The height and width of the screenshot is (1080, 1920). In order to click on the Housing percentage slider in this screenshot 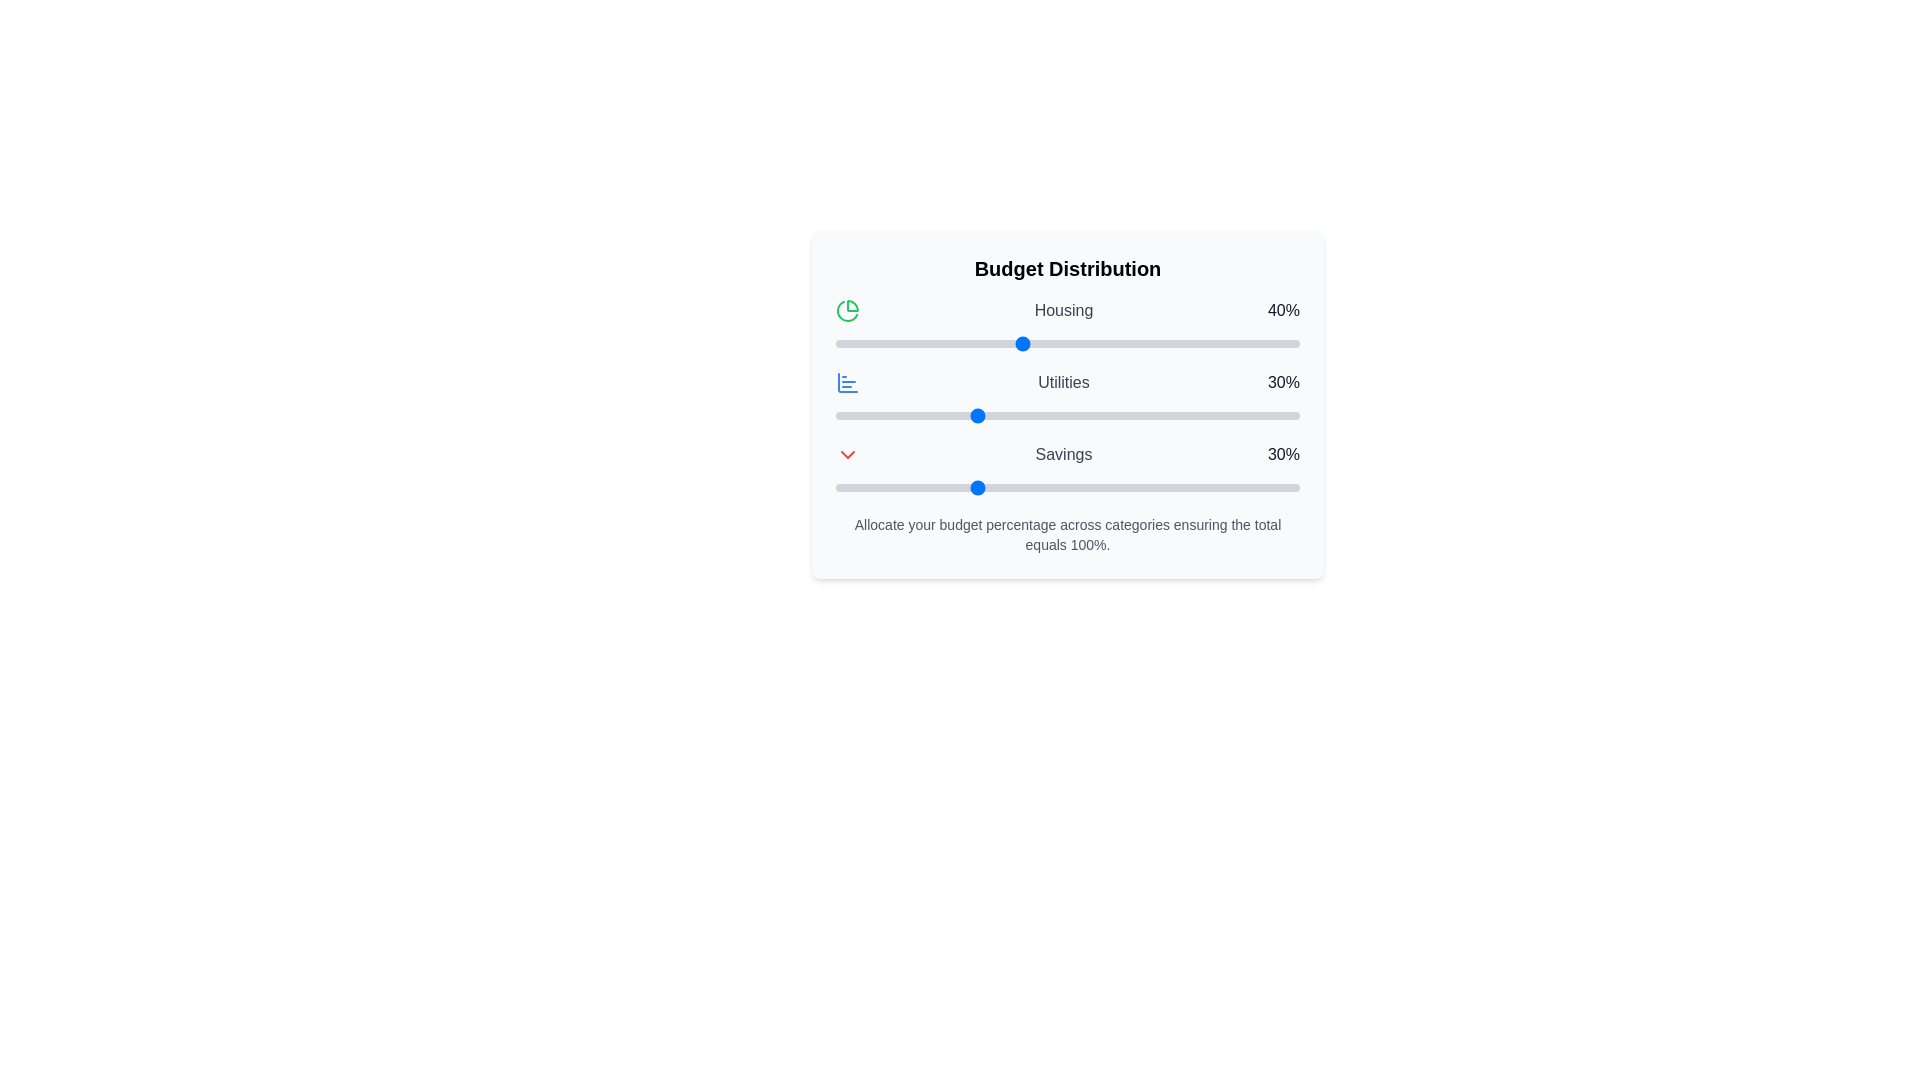, I will do `click(1132, 342)`.